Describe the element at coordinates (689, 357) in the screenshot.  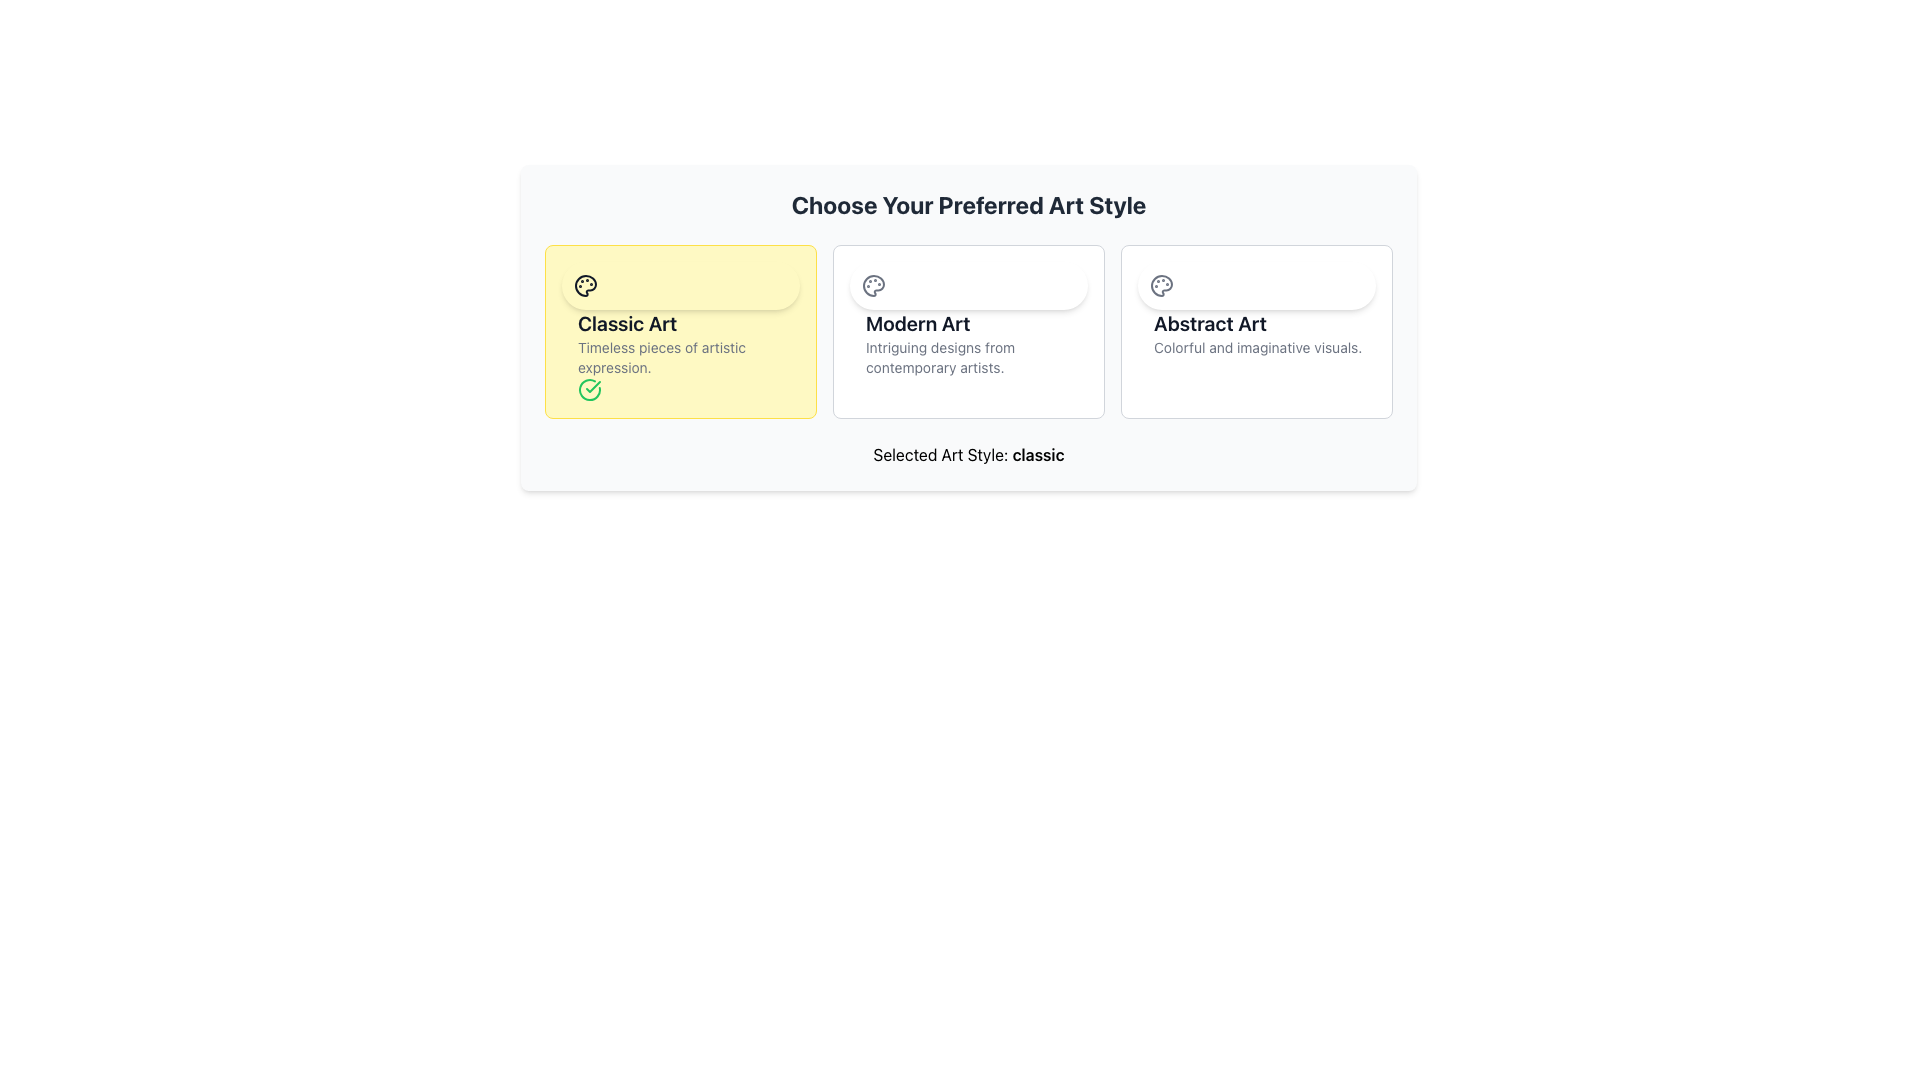
I see `the text element styled as a subtitle that contains the phrase 'Timeless pieces of artistic expression', located below the 'Classic Art' heading in the yellow-highlighted option card` at that location.